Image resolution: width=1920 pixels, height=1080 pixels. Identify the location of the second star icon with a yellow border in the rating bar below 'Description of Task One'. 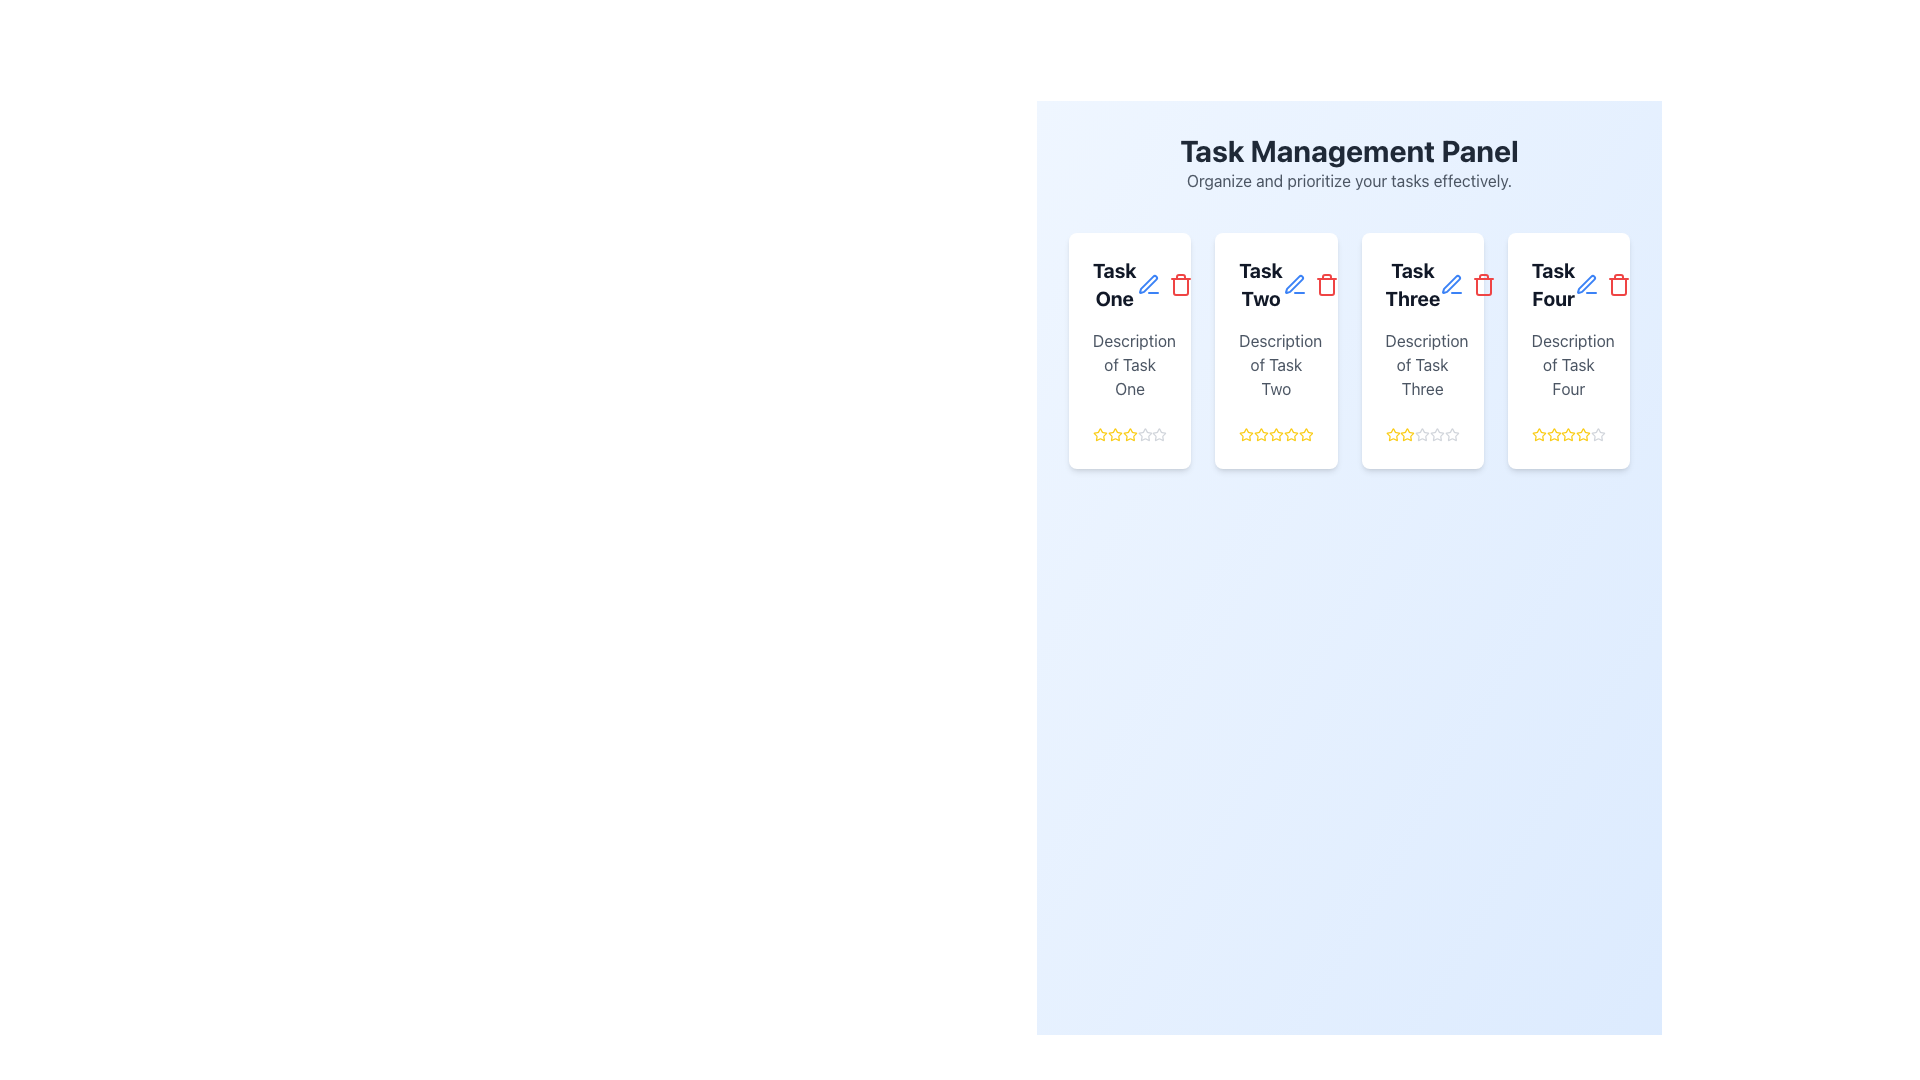
(1114, 434).